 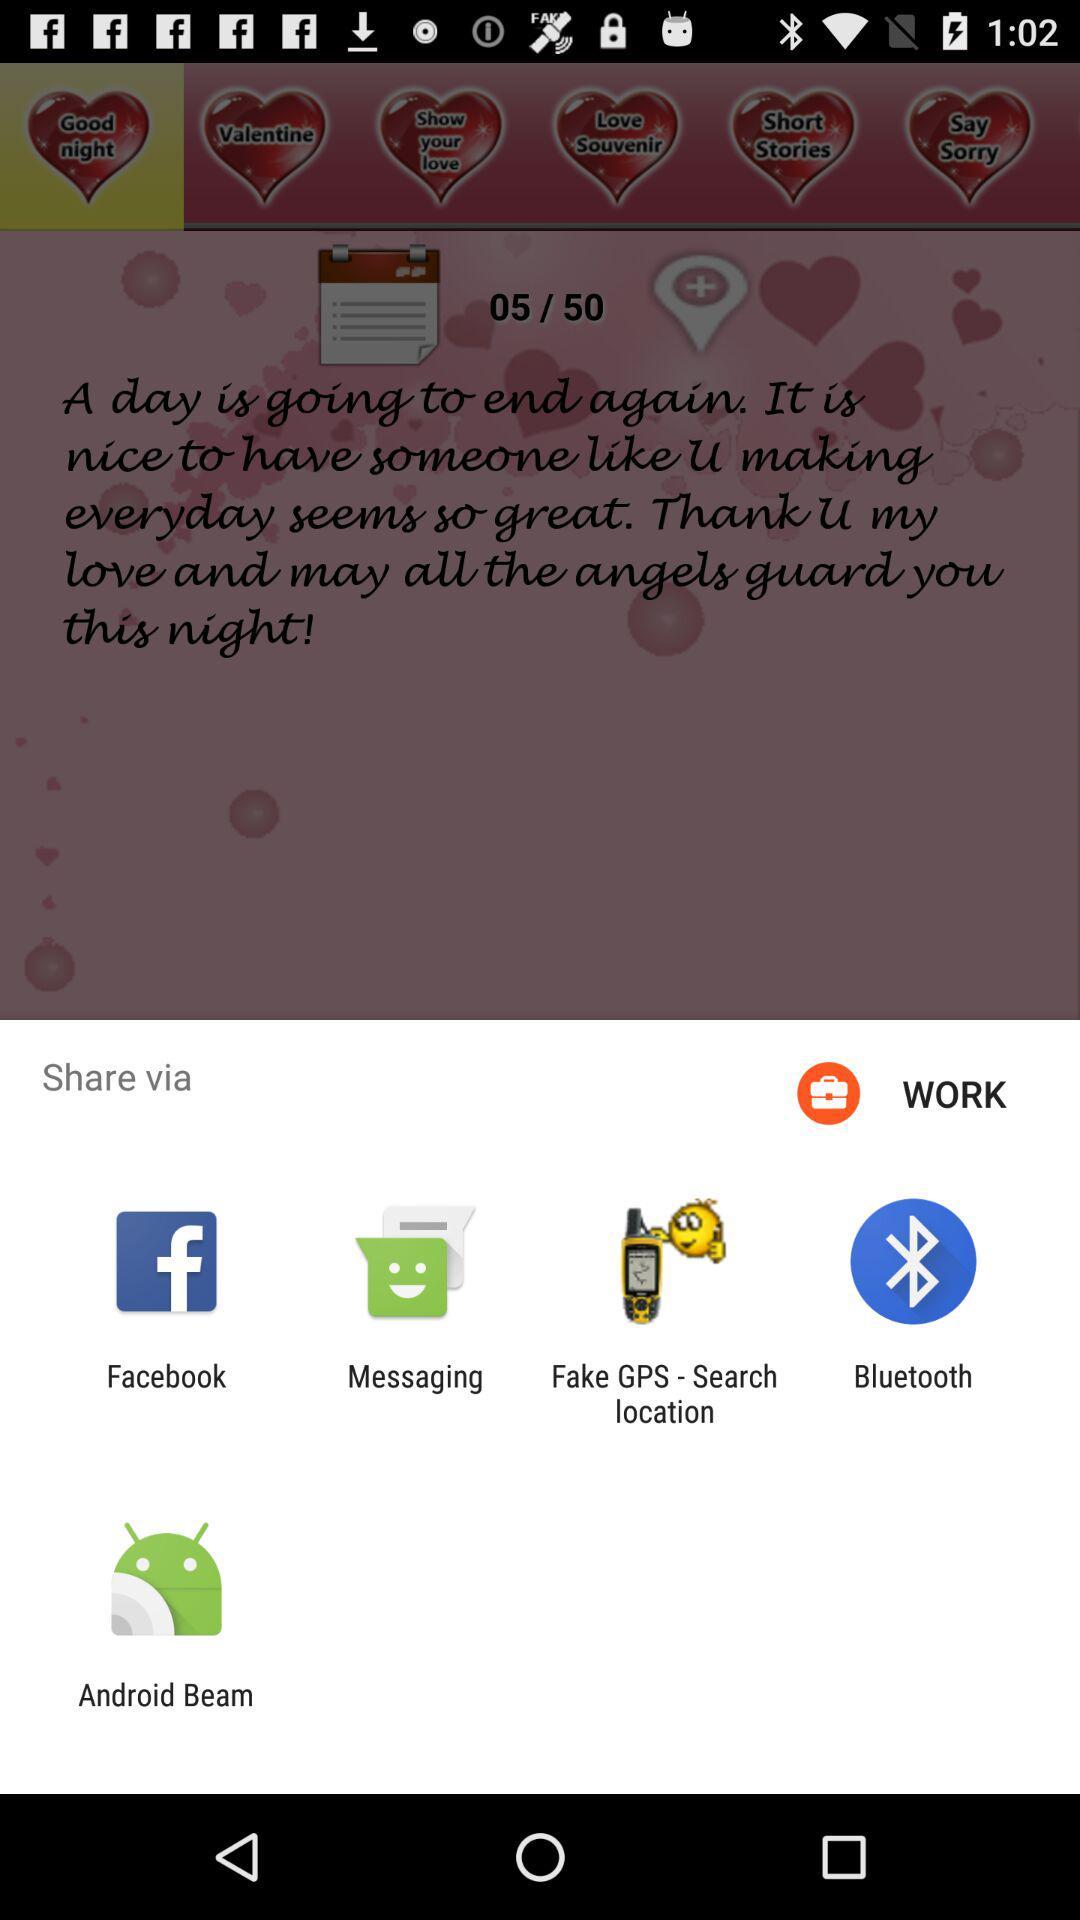 I want to click on item next to the fake gps search item, so click(x=414, y=1392).